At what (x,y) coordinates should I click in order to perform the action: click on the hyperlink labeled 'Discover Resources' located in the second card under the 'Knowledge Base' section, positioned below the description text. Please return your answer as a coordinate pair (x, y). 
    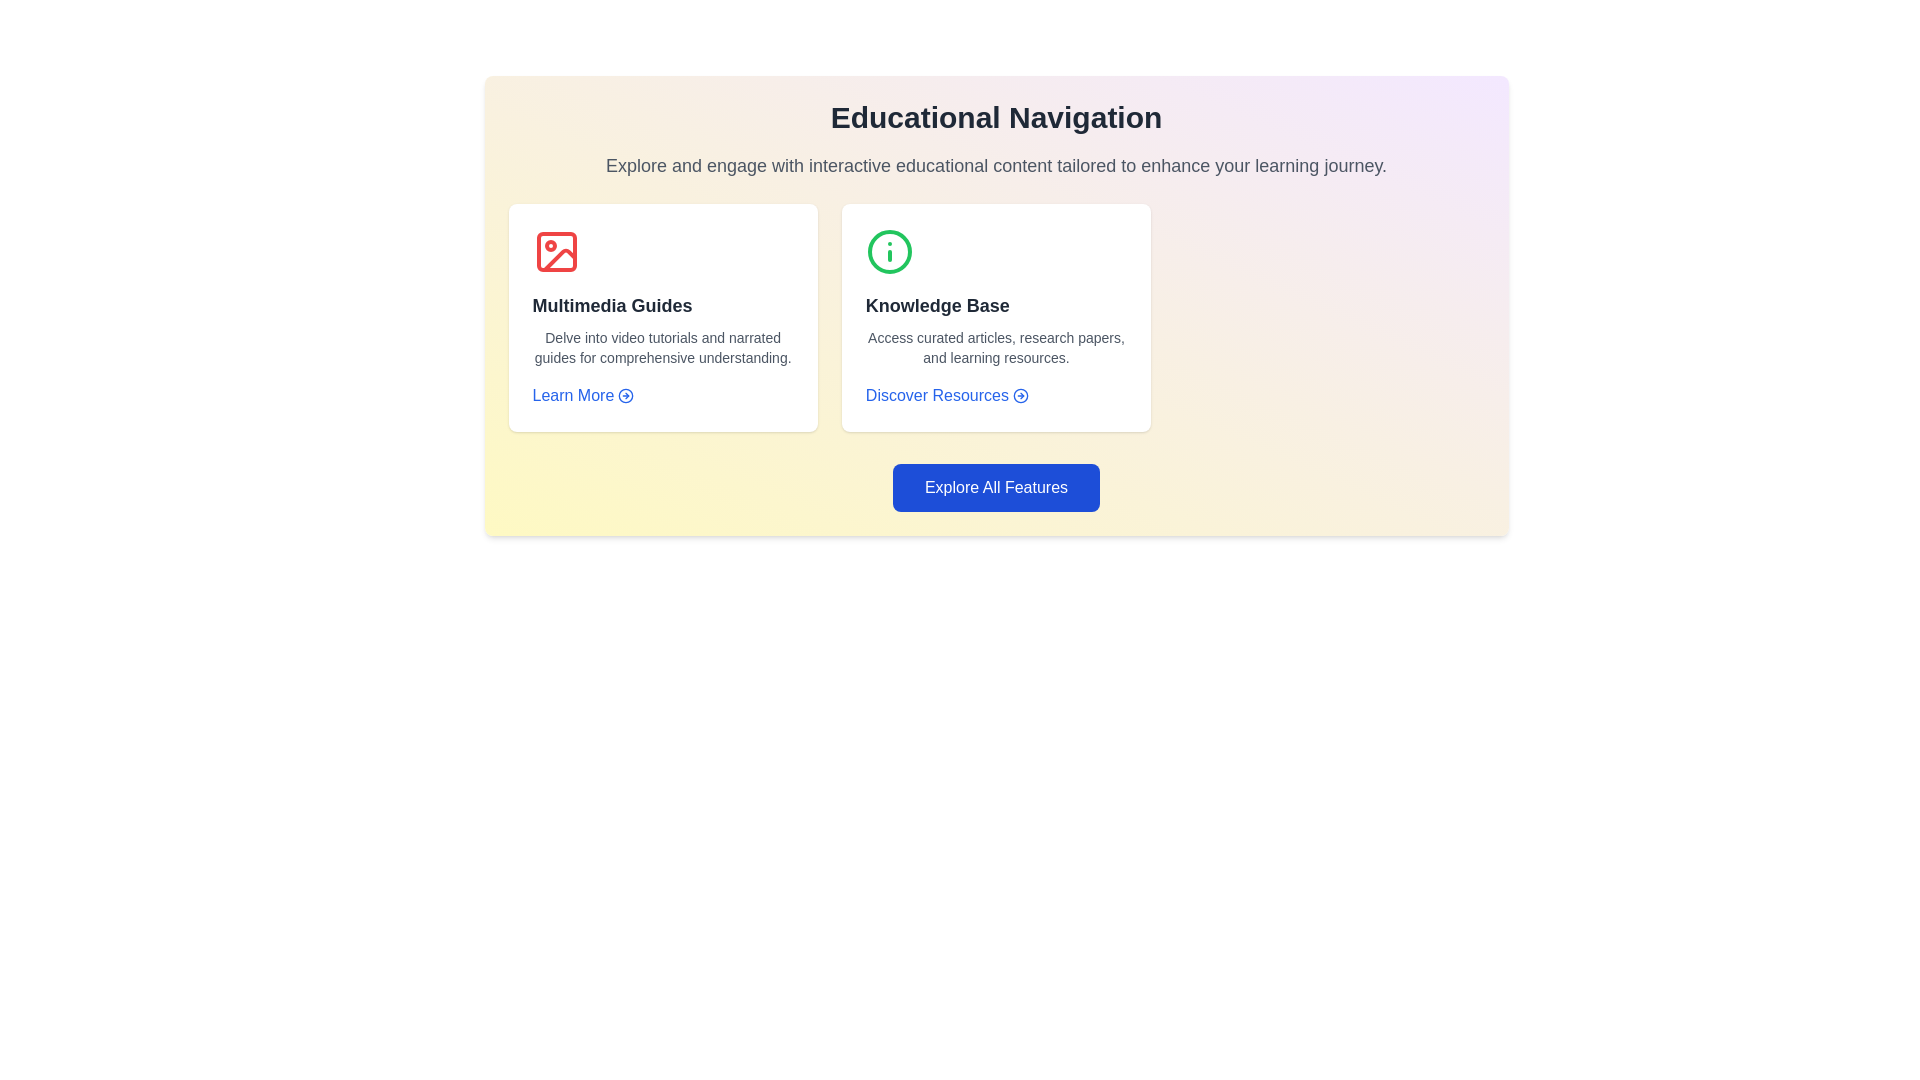
    Looking at the image, I should click on (946, 396).